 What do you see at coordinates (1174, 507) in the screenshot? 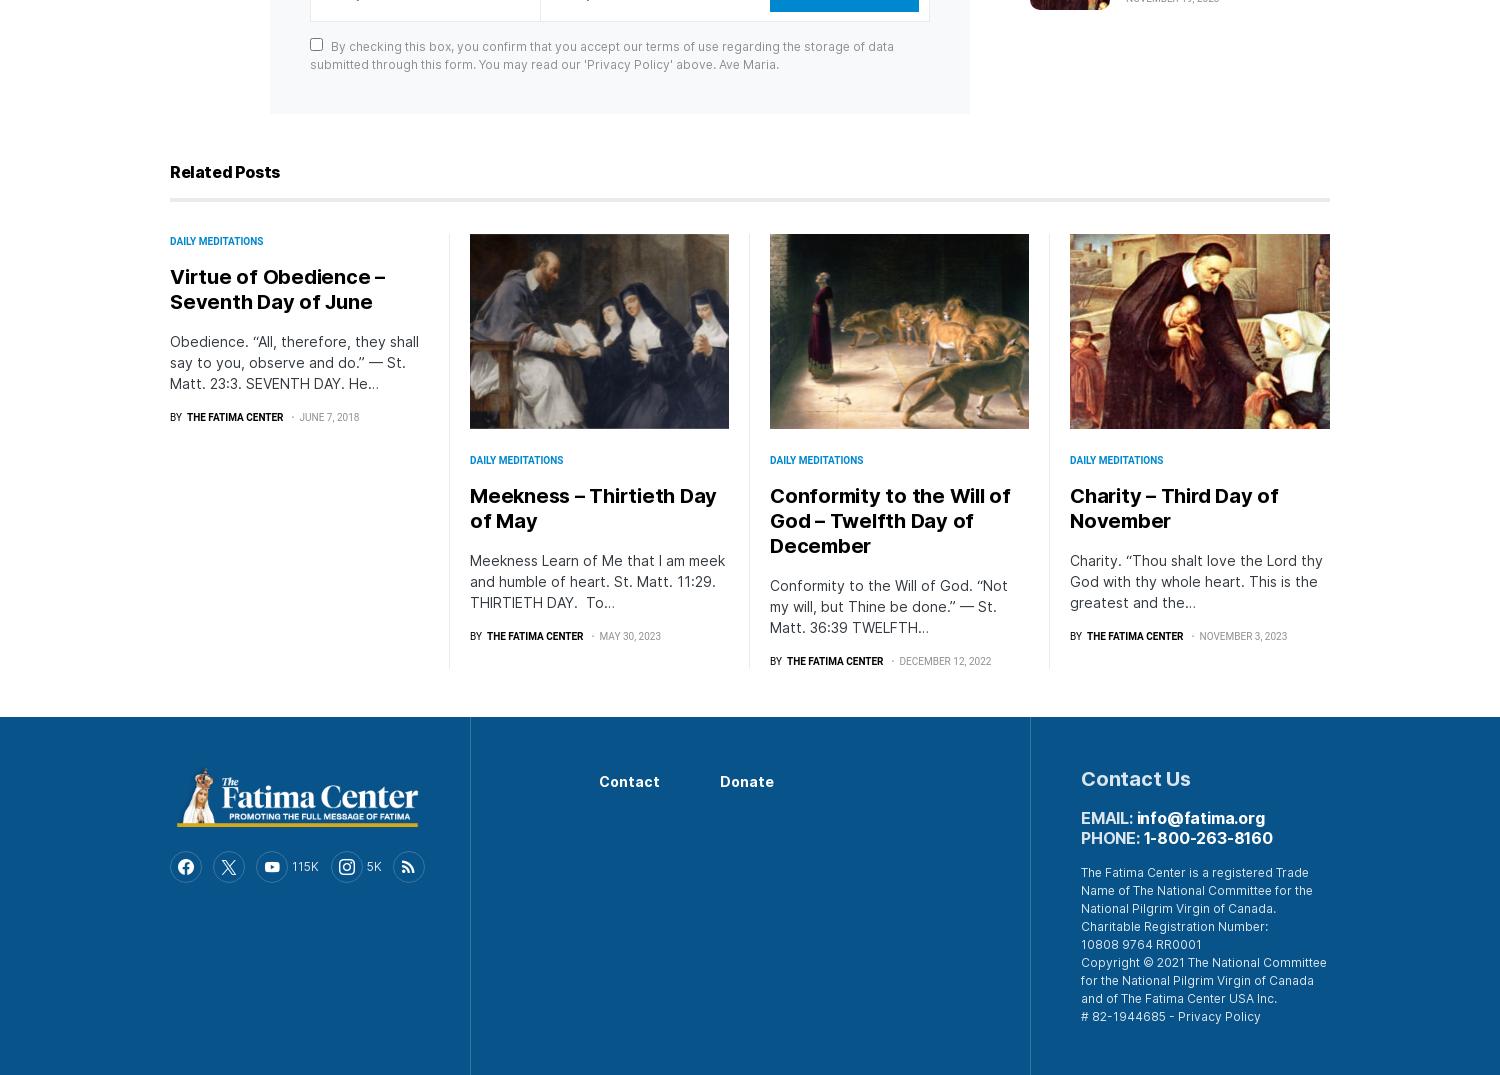
I see `'Charity – Third Day of November'` at bounding box center [1174, 507].